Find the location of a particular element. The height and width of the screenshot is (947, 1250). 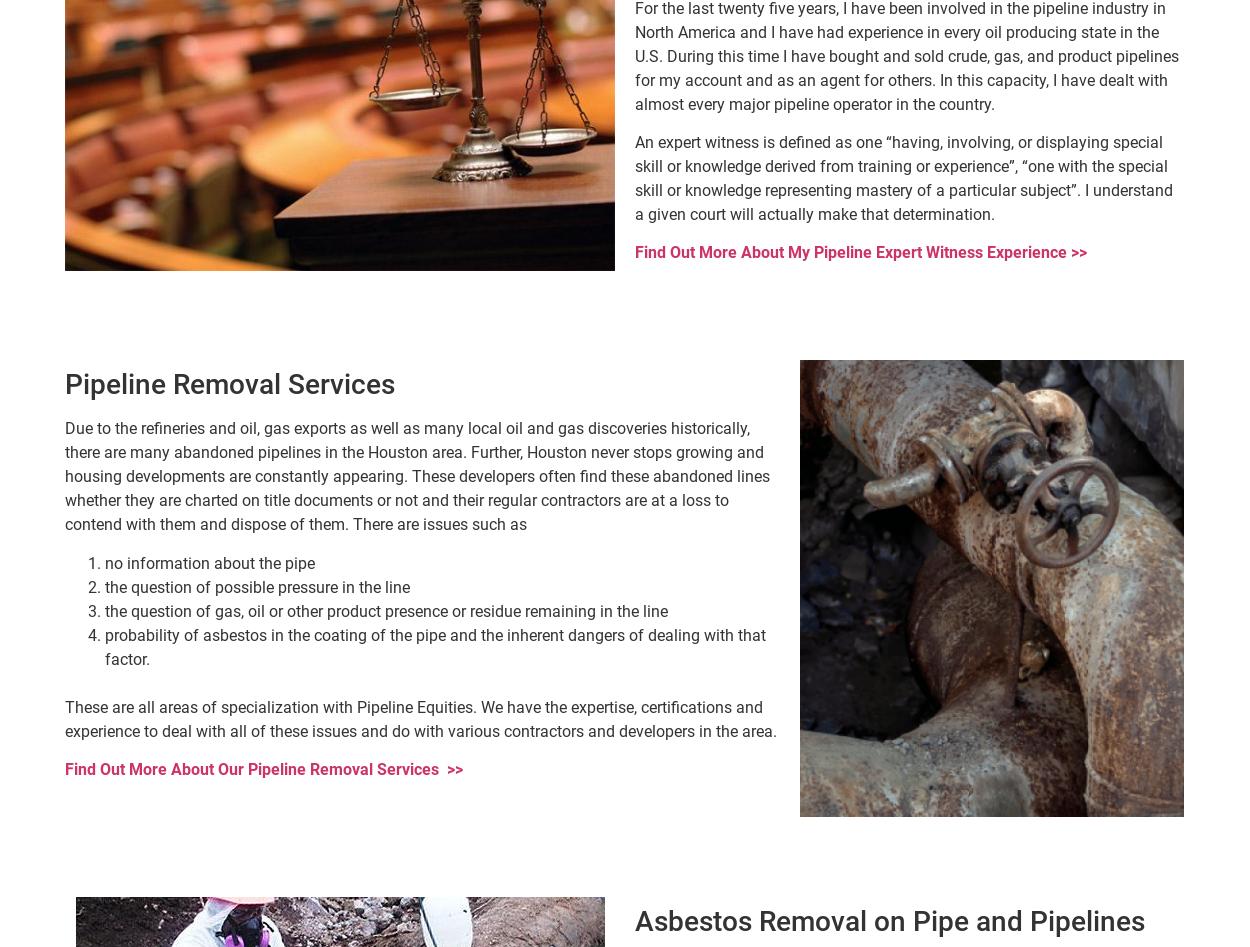

'These are all areas of specialization with Pipeline Equities. We have the expertise, certifications and experience to deal with all of these issues and do with various contractors and developers in the area.' is located at coordinates (64, 717).